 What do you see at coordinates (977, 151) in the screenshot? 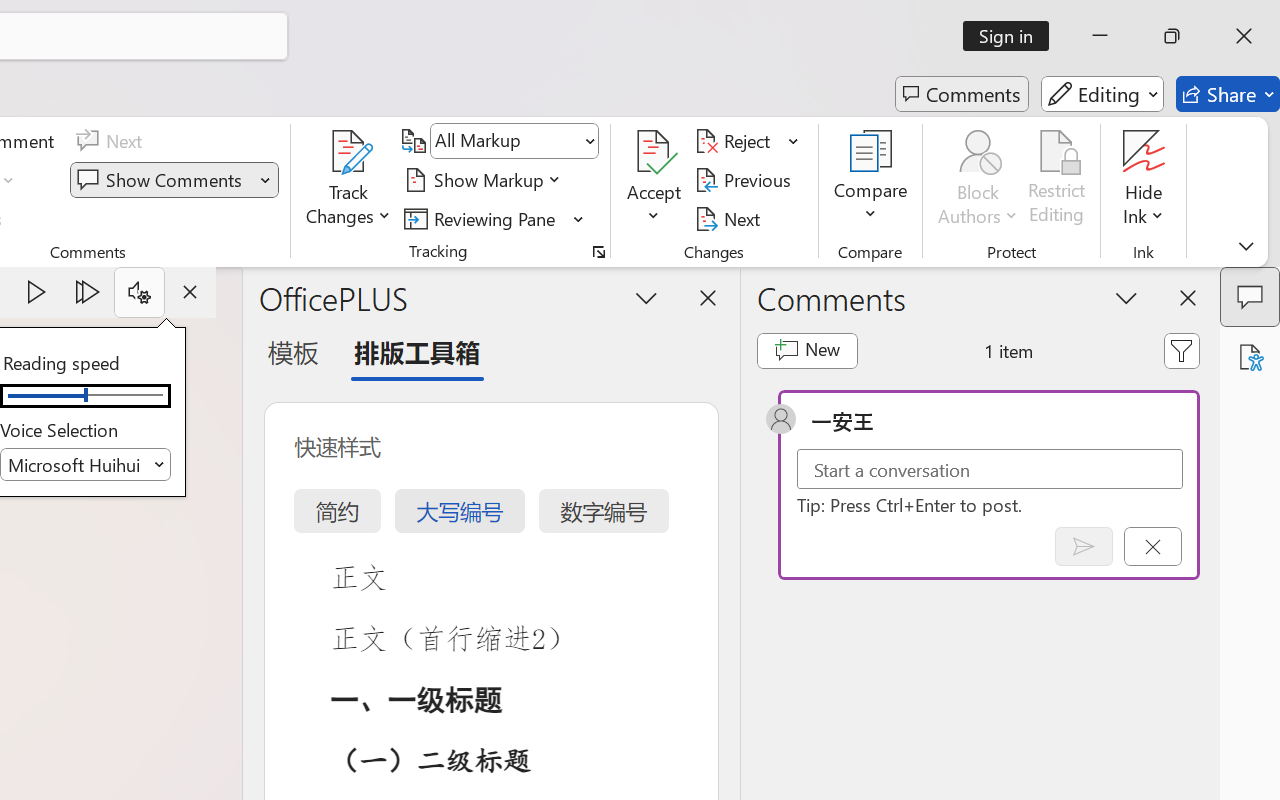
I see `'Block Authors'` at bounding box center [977, 151].